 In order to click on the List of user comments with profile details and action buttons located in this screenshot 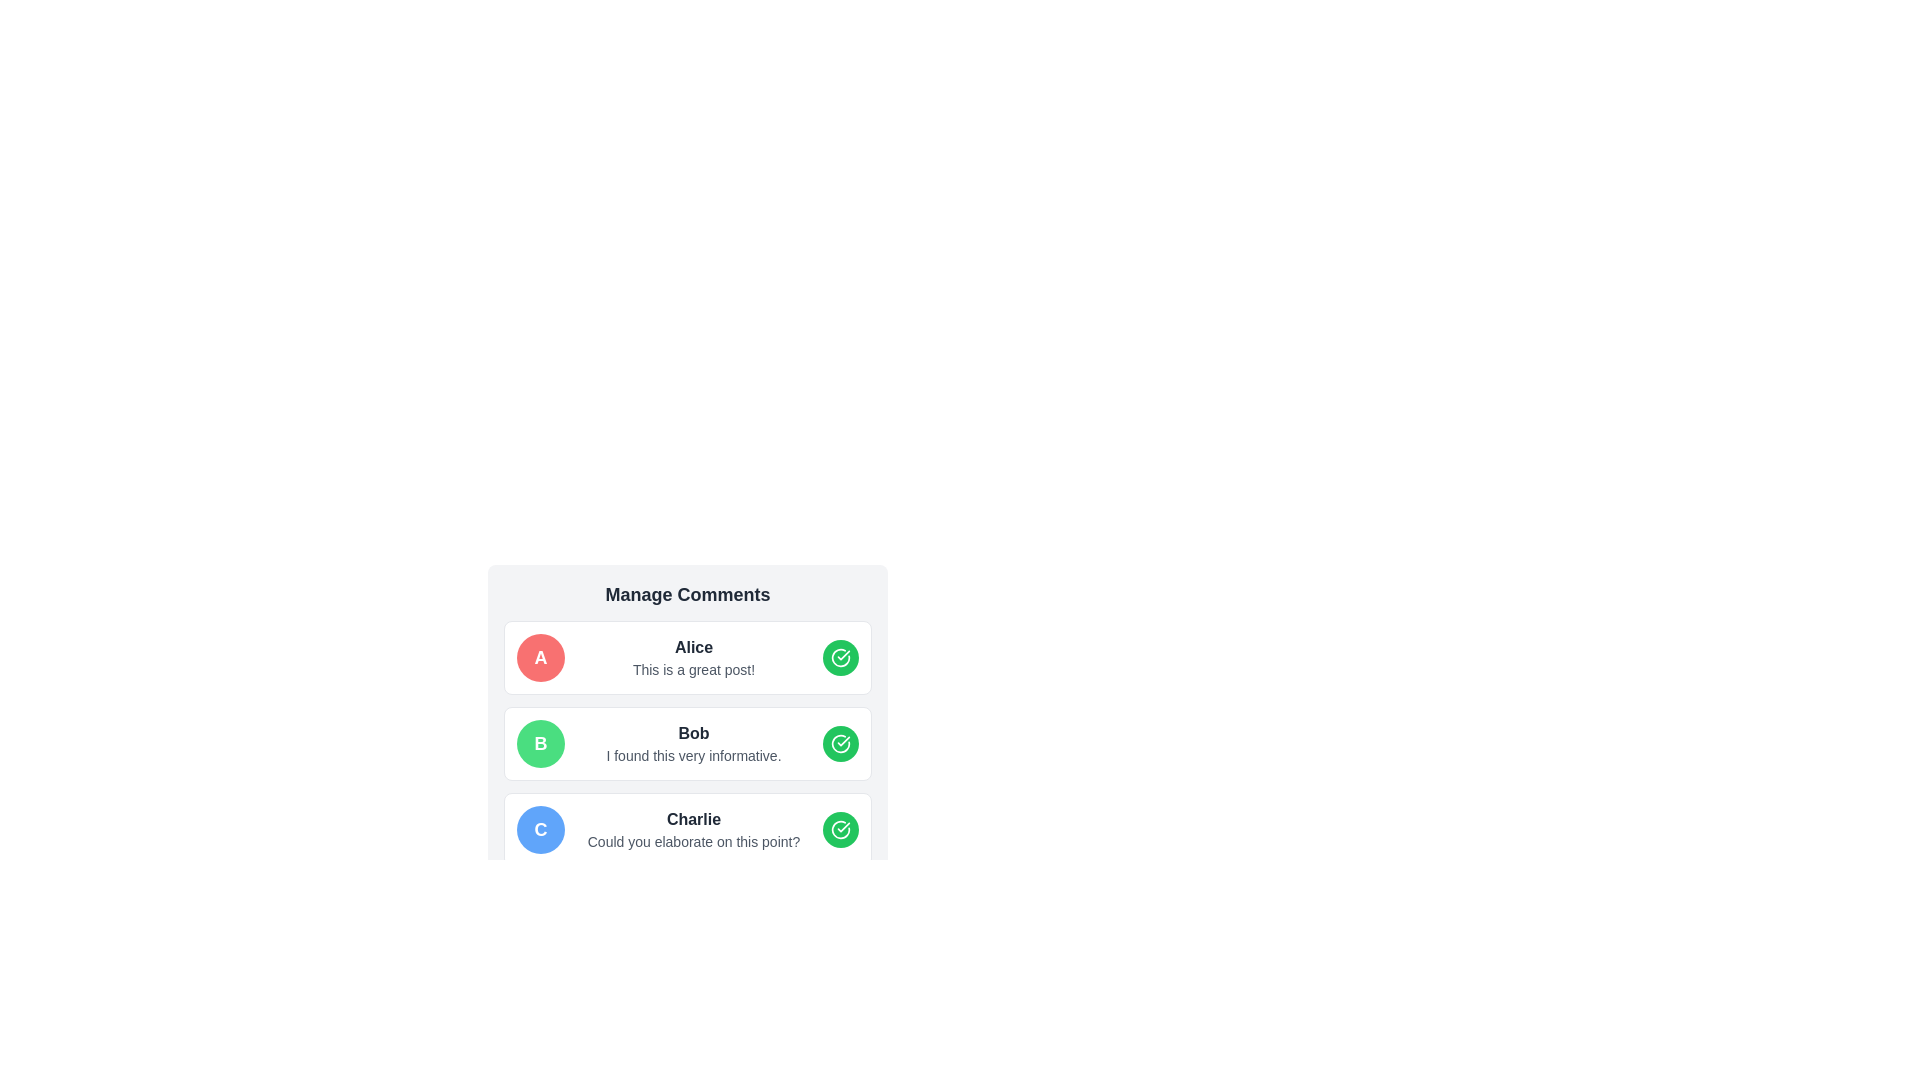, I will do `click(687, 744)`.